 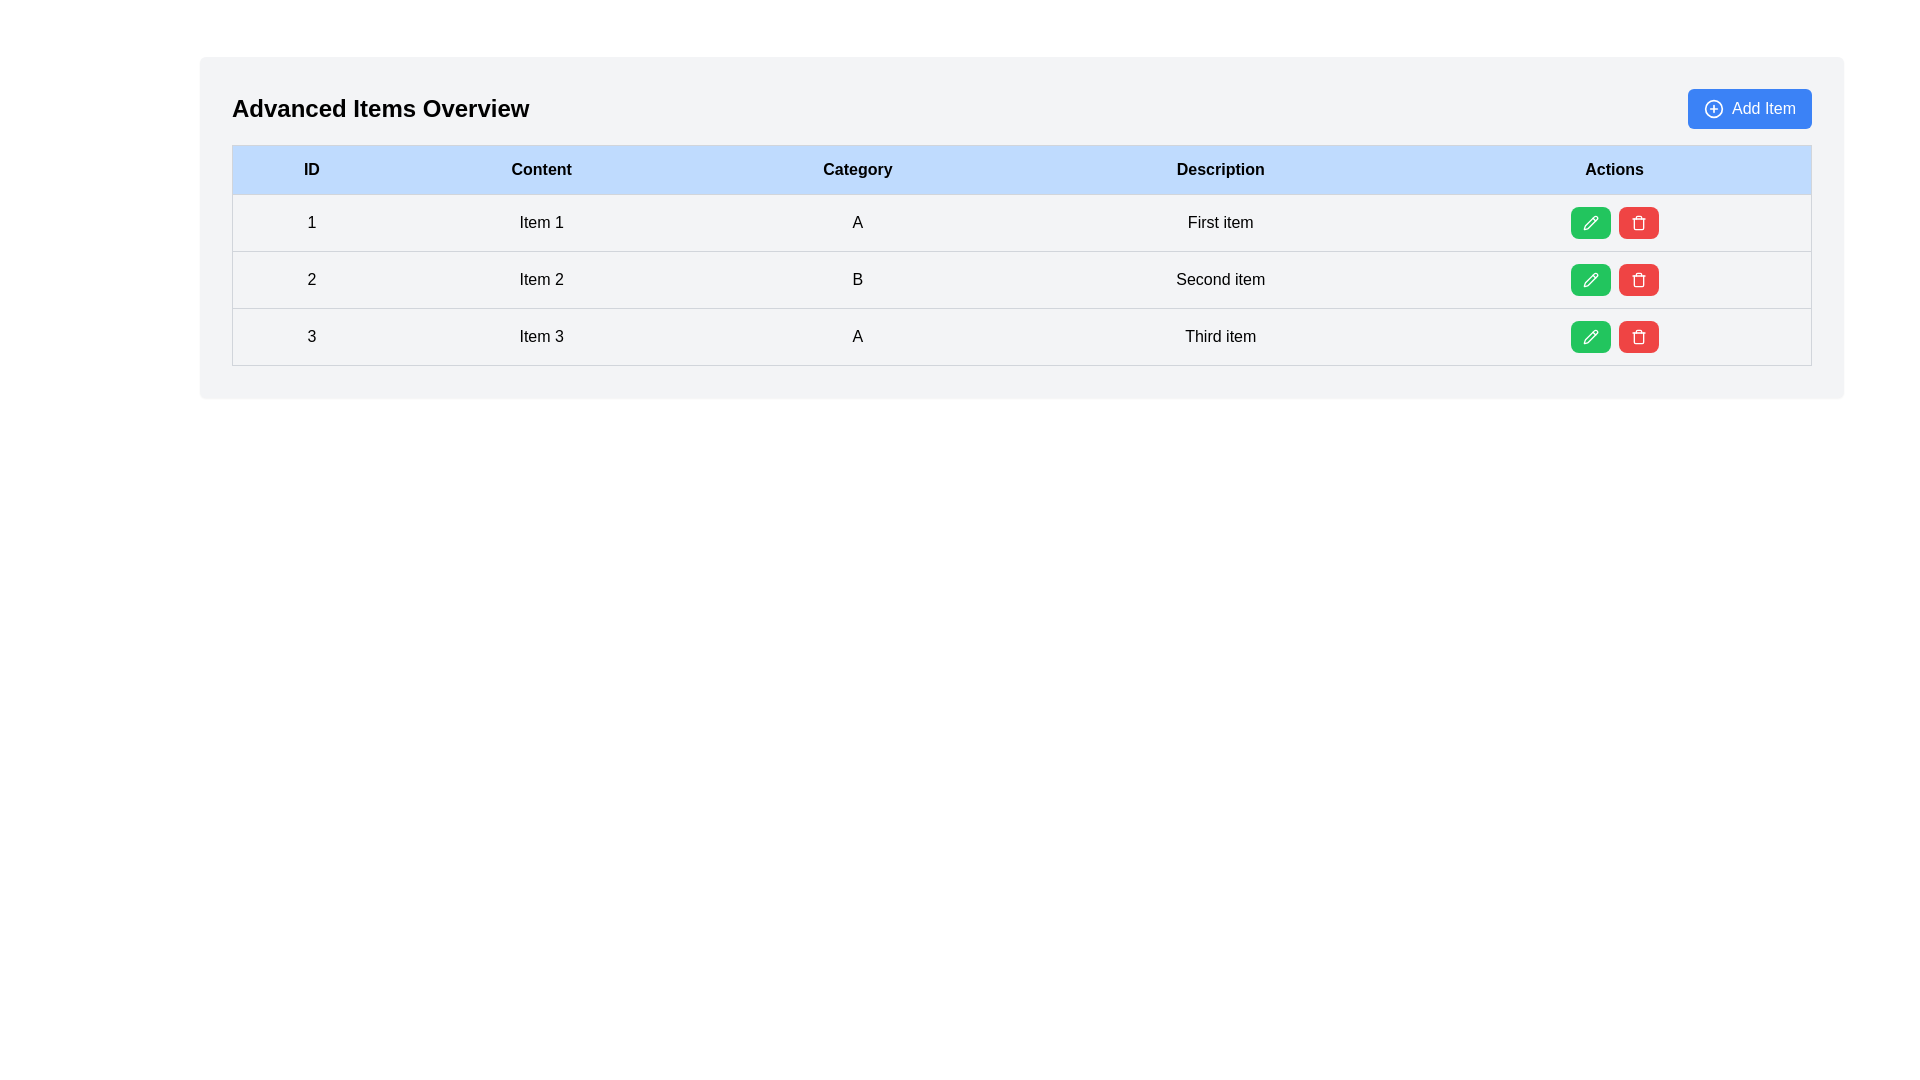 I want to click on text content of the category label 'A' located in the third row of the table under the 'Category' column, so click(x=857, y=335).